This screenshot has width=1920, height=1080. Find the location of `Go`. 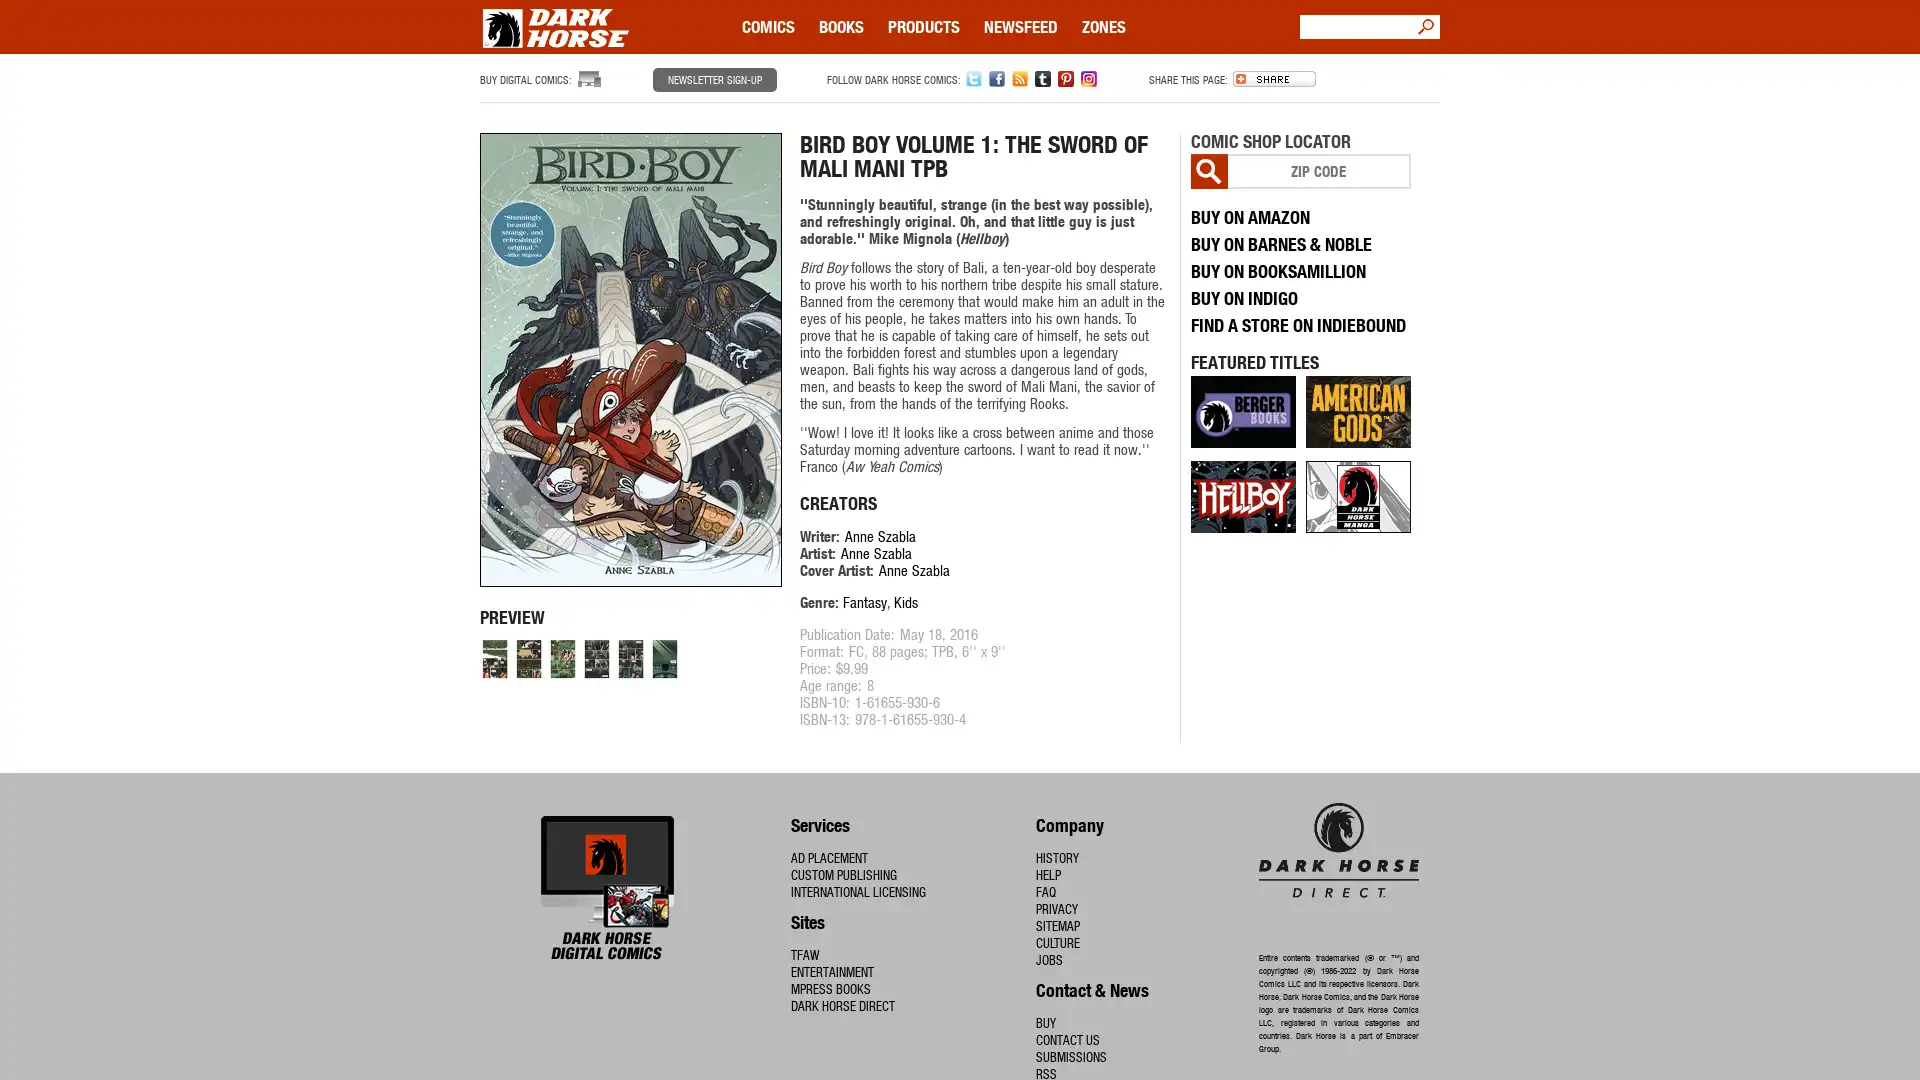

Go is located at coordinates (1424, 27).